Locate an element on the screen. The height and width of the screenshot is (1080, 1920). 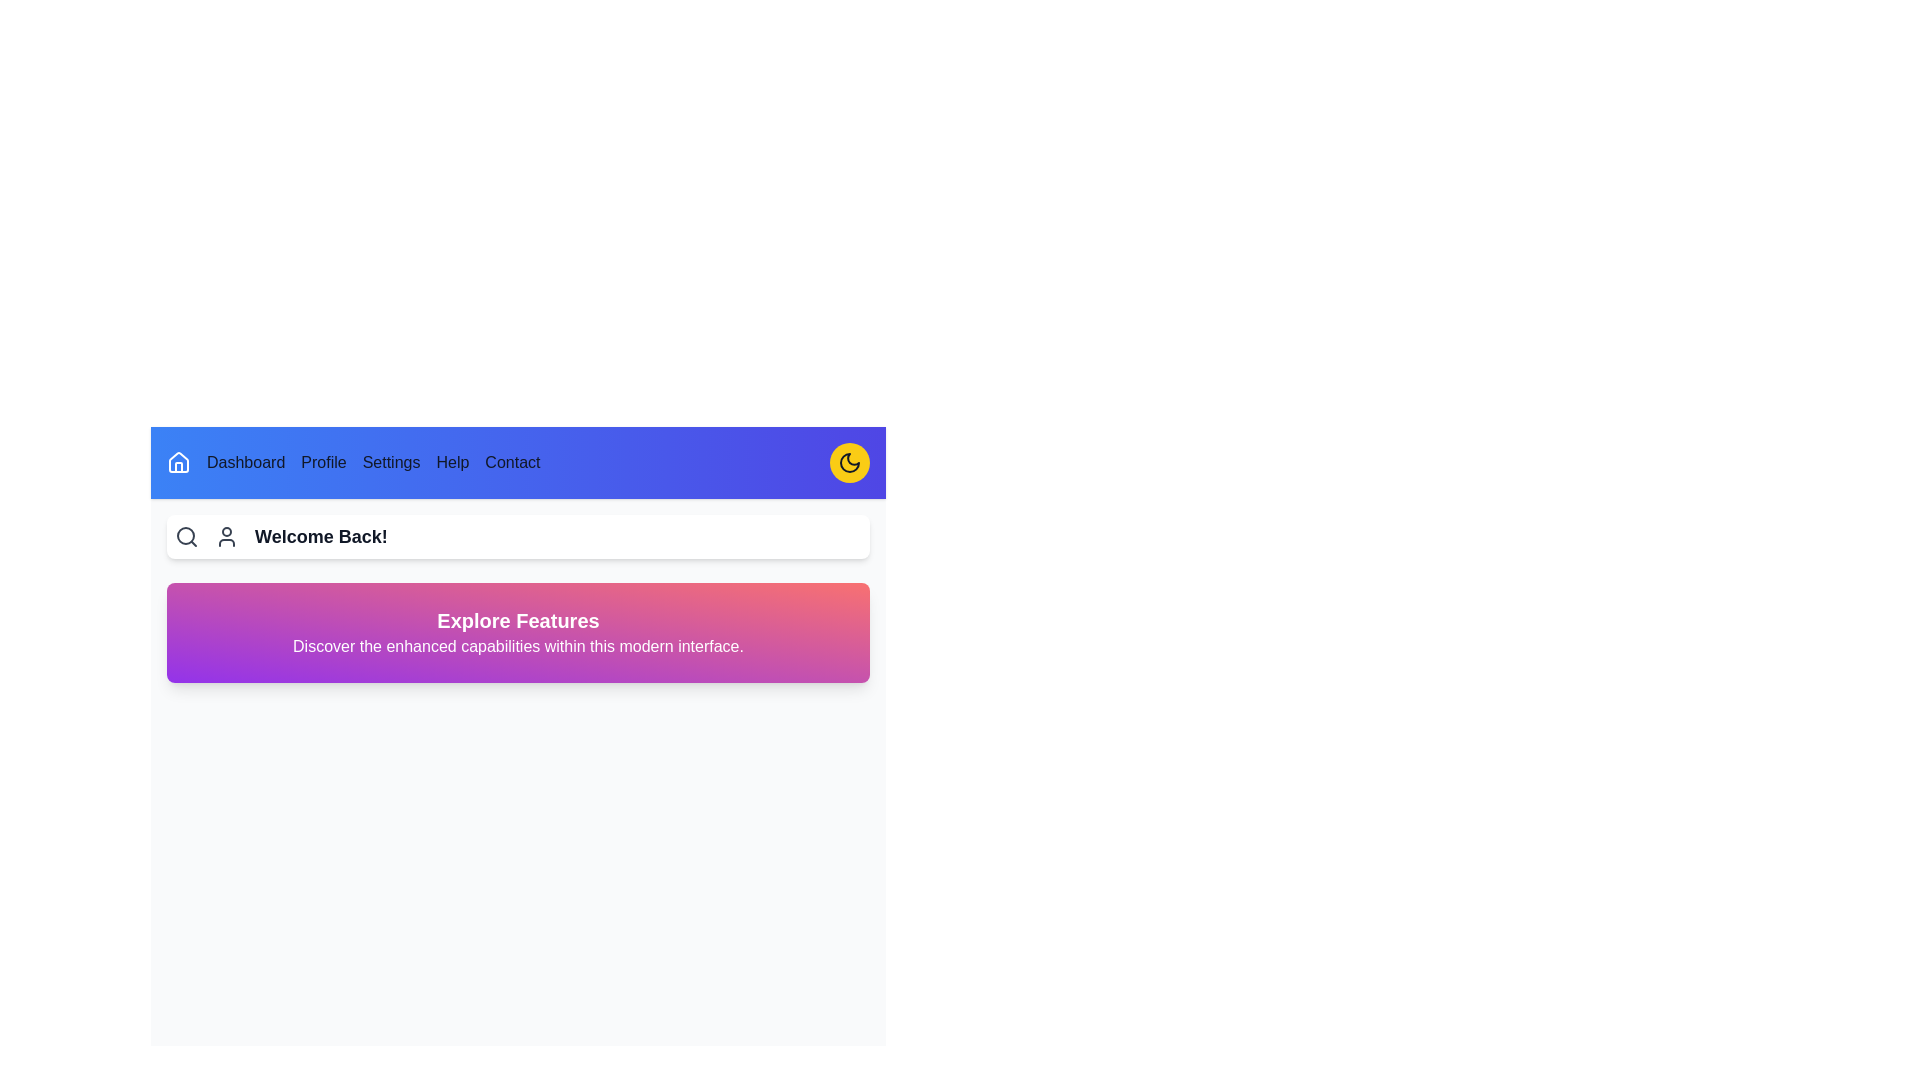
the home icon in the navbar is located at coordinates (178, 462).